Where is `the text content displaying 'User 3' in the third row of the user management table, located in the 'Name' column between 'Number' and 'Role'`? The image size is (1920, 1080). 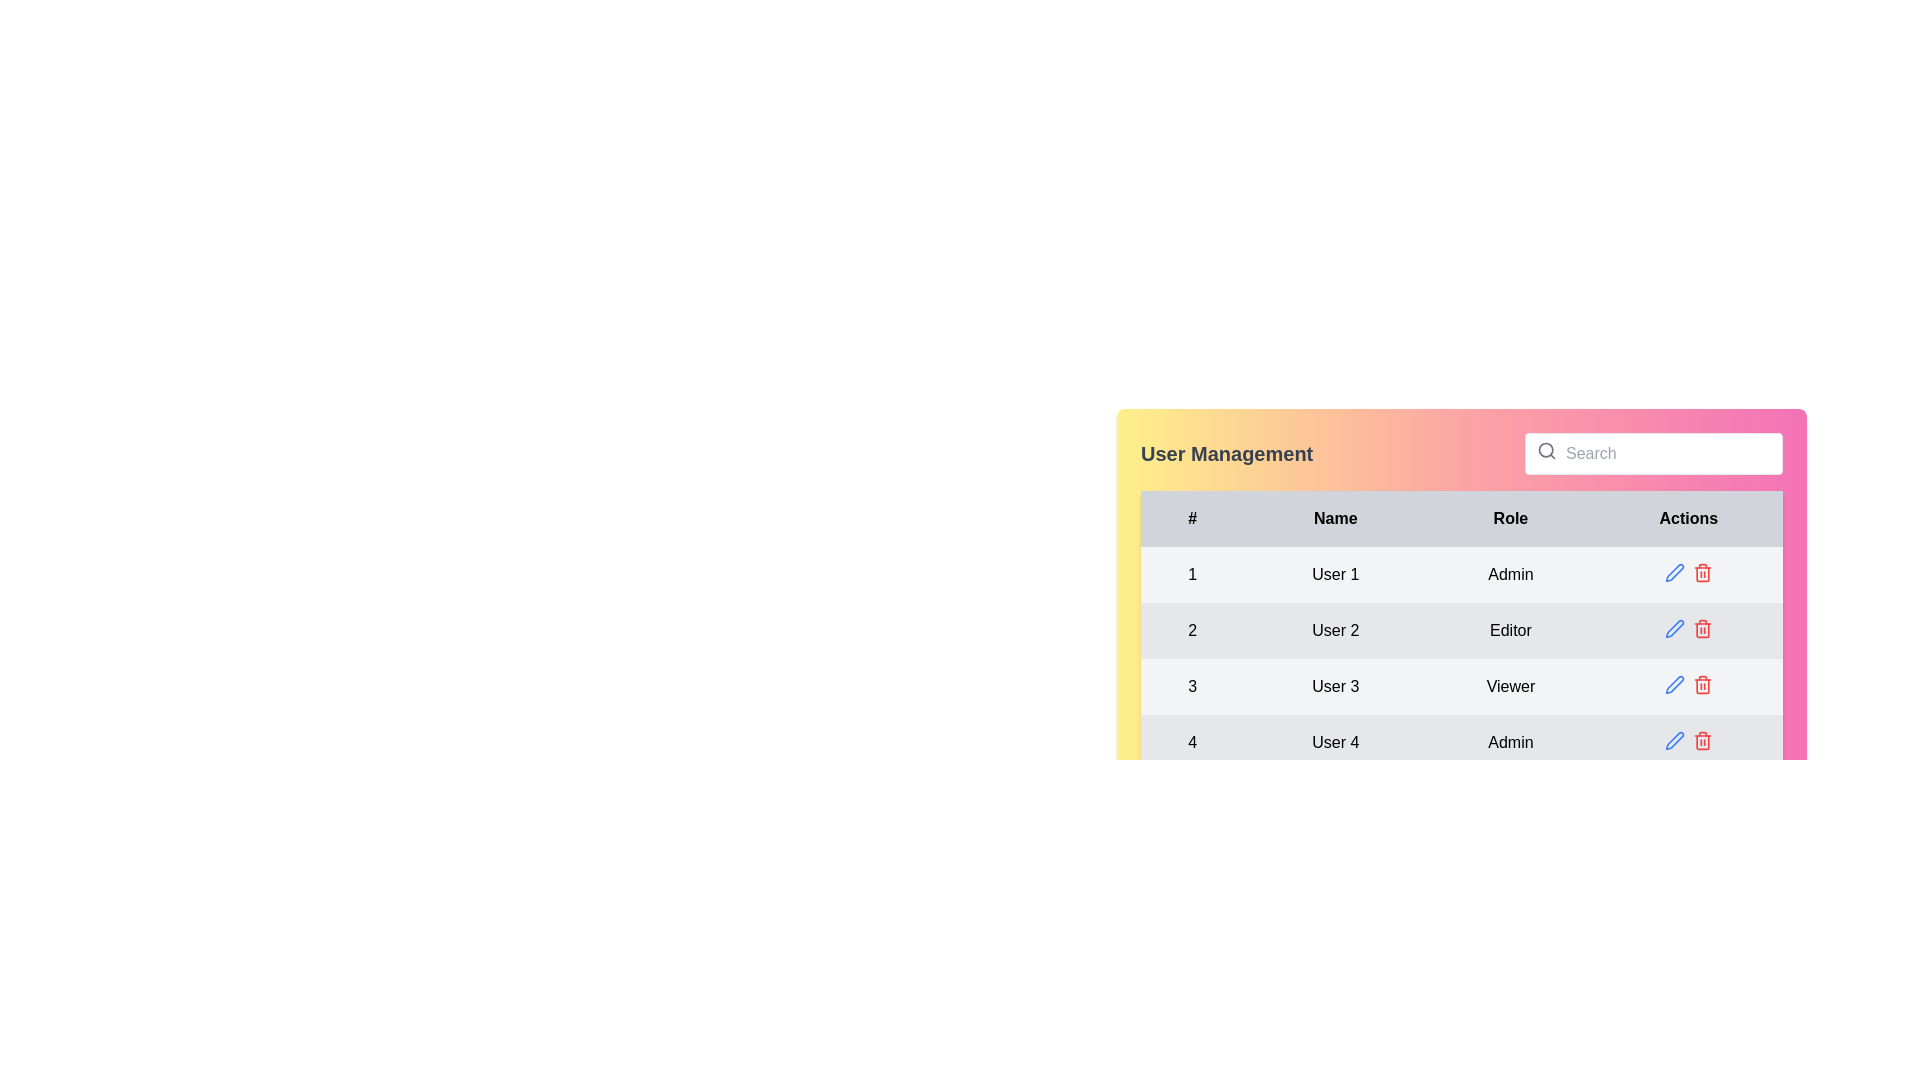
the text content displaying 'User 3' in the third row of the user management table, located in the 'Name' column between 'Number' and 'Role' is located at coordinates (1335, 685).